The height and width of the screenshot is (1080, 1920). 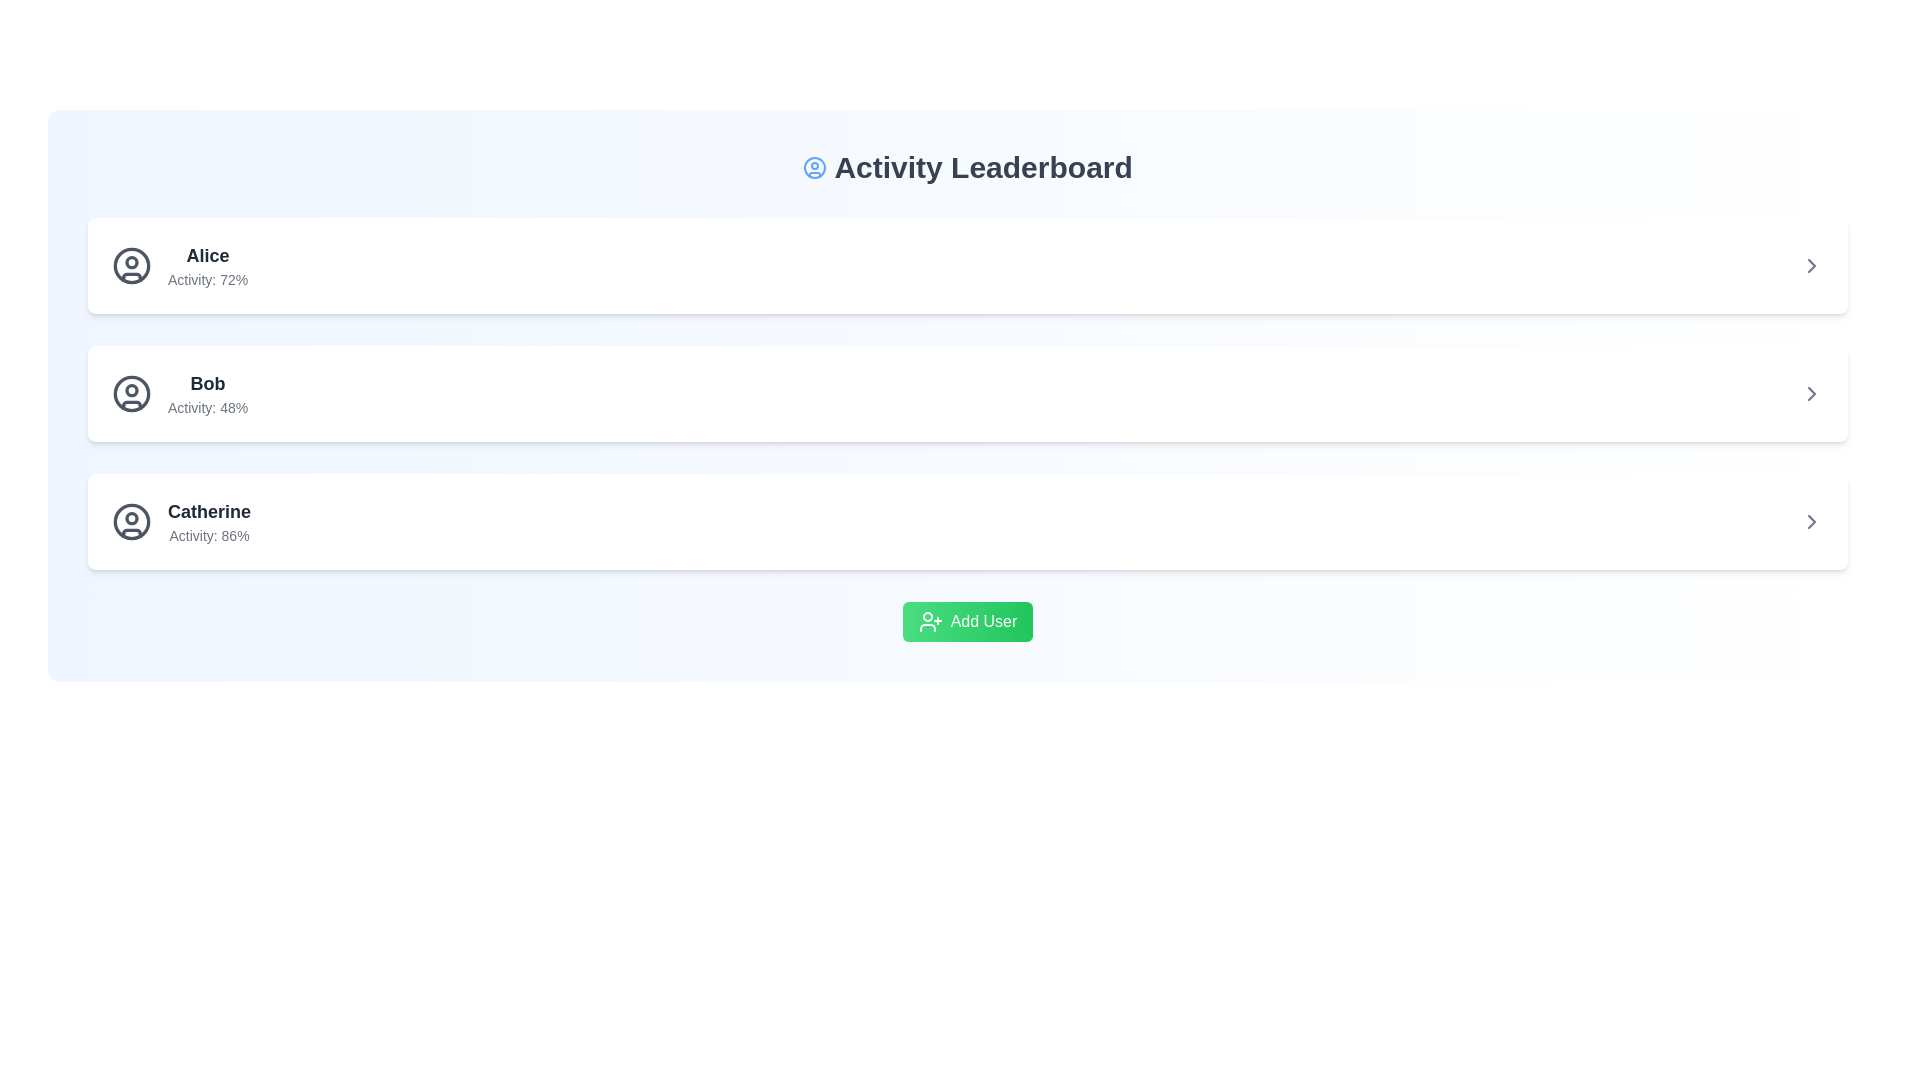 I want to click on the right-pointing chevron icon styled in gray located at the far right of the row labeled with 'Bob' and 'Activity: 48%', so click(x=1811, y=393).